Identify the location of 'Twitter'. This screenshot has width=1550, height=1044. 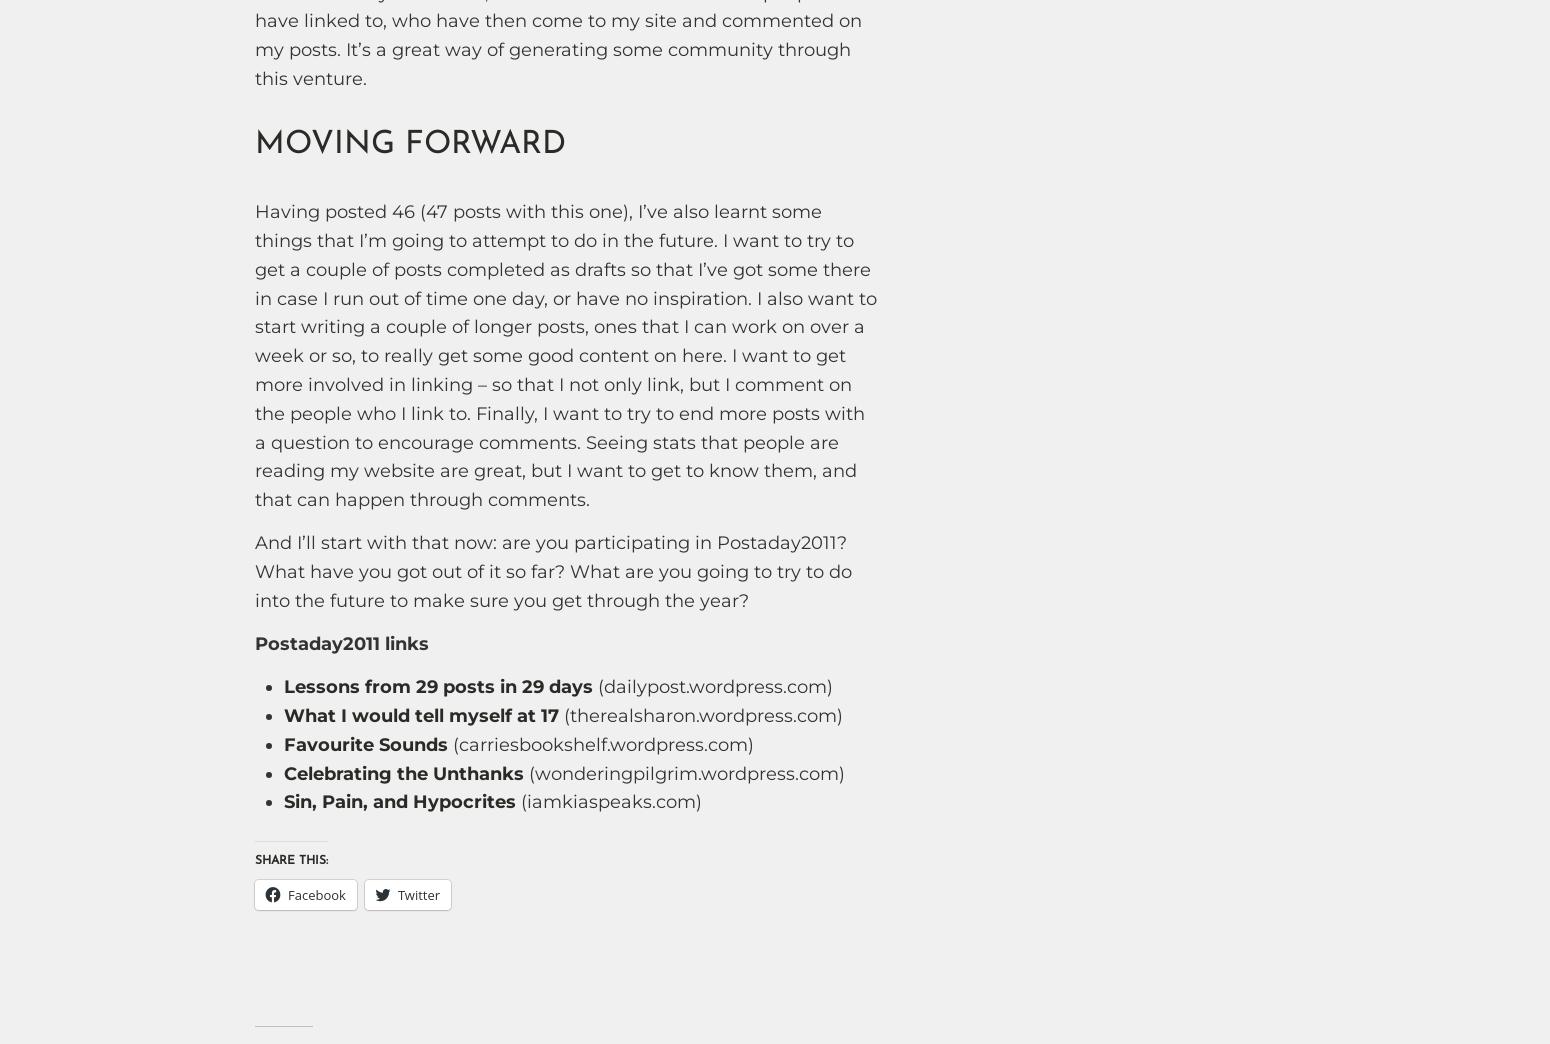
(418, 895).